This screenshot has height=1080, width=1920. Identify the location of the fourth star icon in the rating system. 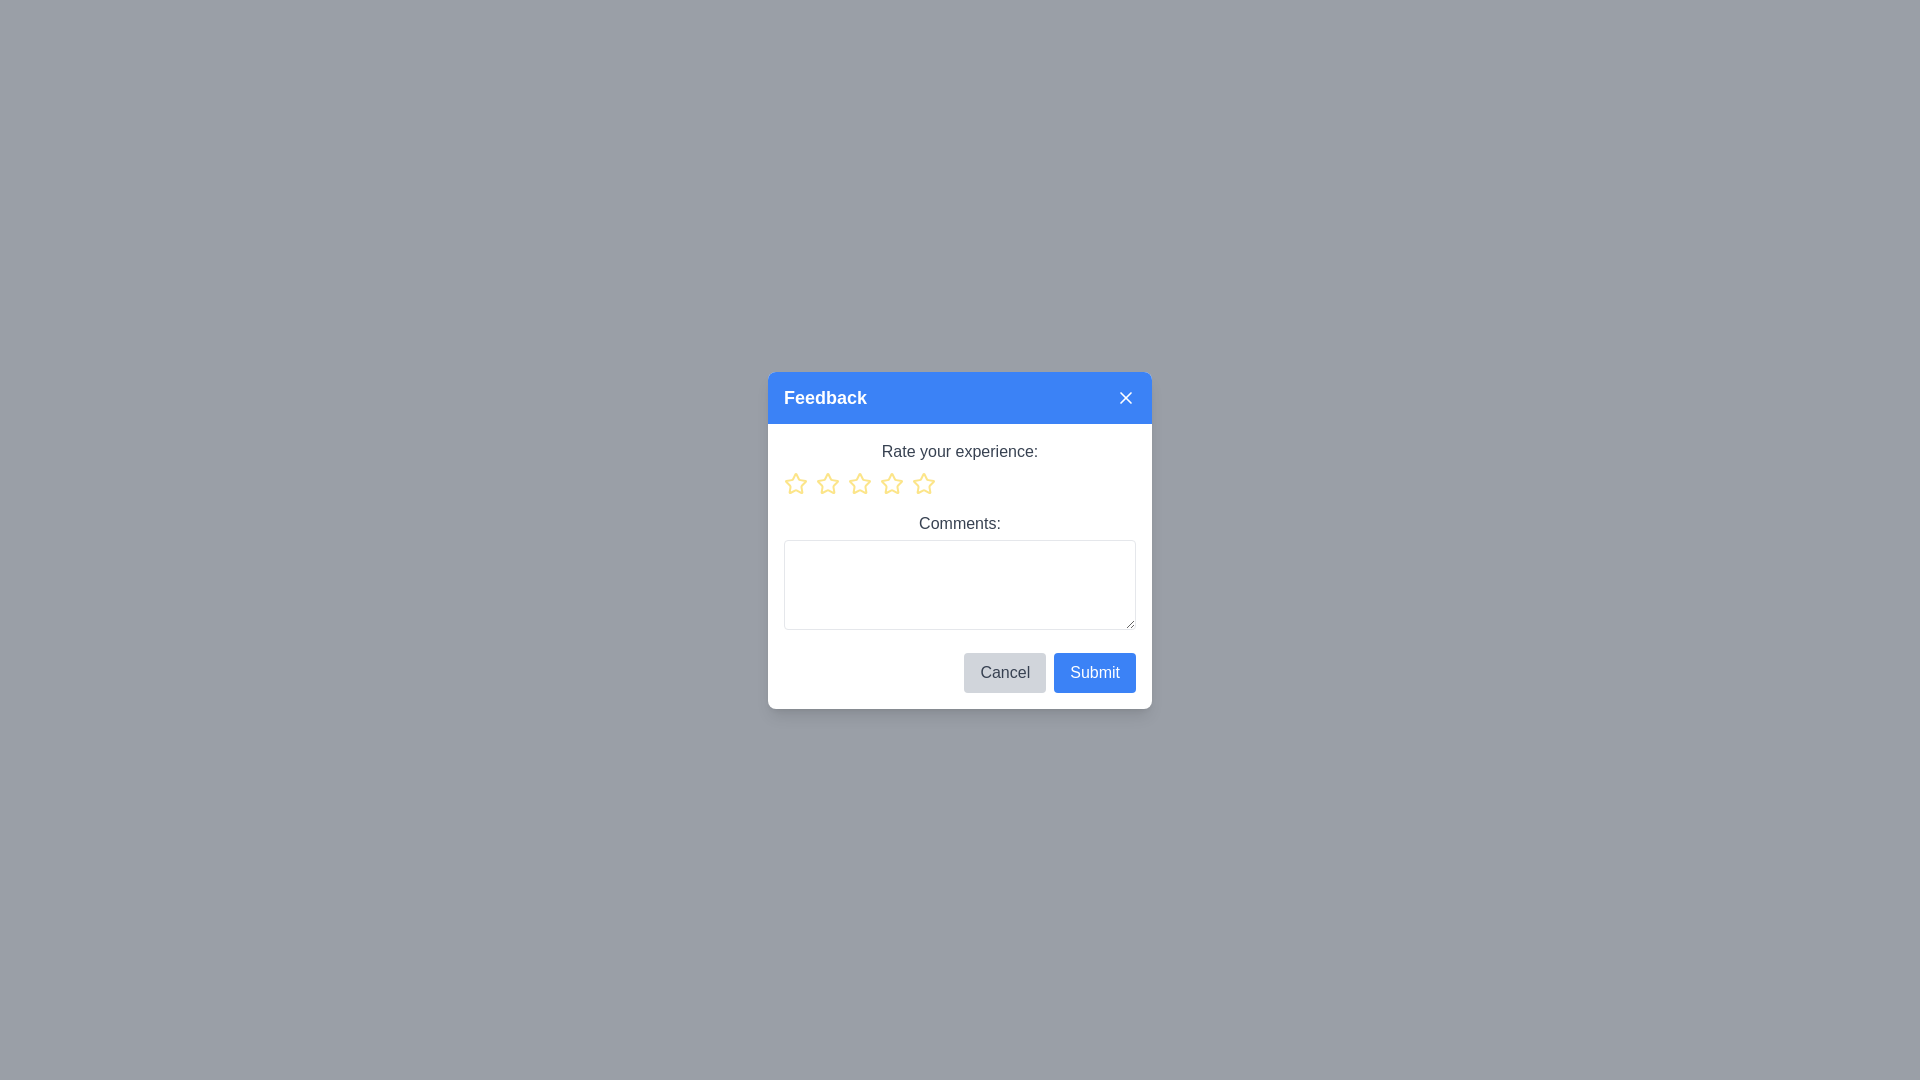
(891, 482).